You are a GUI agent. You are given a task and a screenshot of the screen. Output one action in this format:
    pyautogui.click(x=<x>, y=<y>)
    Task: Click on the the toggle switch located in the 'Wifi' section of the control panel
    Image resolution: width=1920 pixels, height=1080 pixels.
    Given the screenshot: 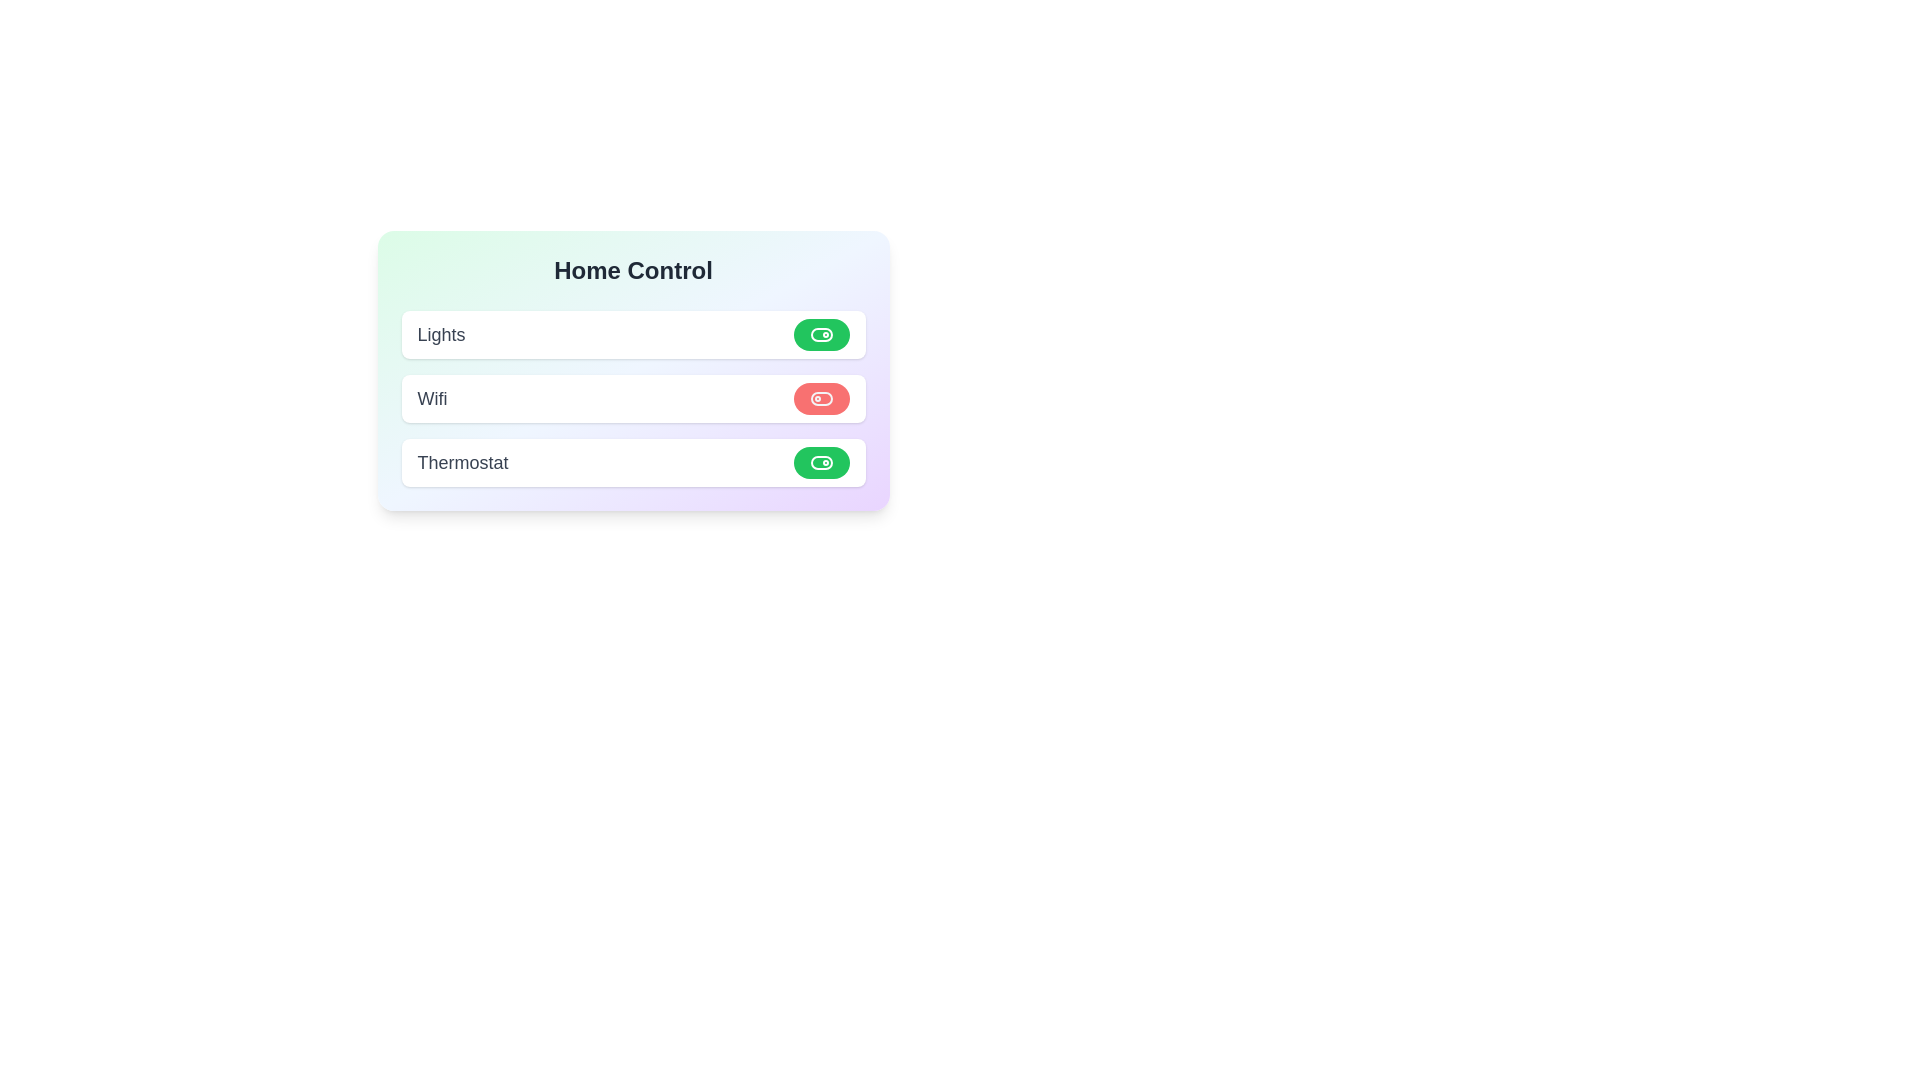 What is the action you would take?
    pyautogui.click(x=821, y=398)
    